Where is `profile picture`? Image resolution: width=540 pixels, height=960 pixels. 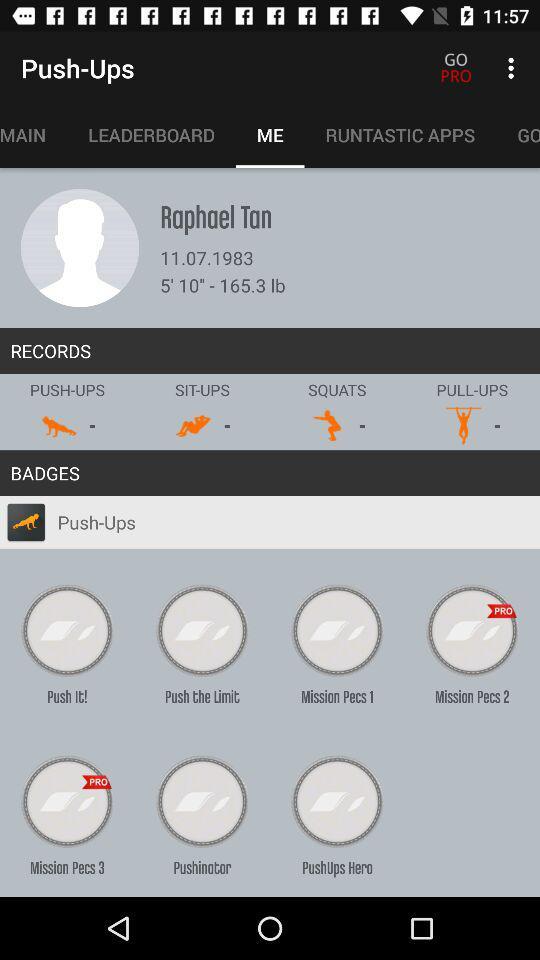 profile picture is located at coordinates (79, 247).